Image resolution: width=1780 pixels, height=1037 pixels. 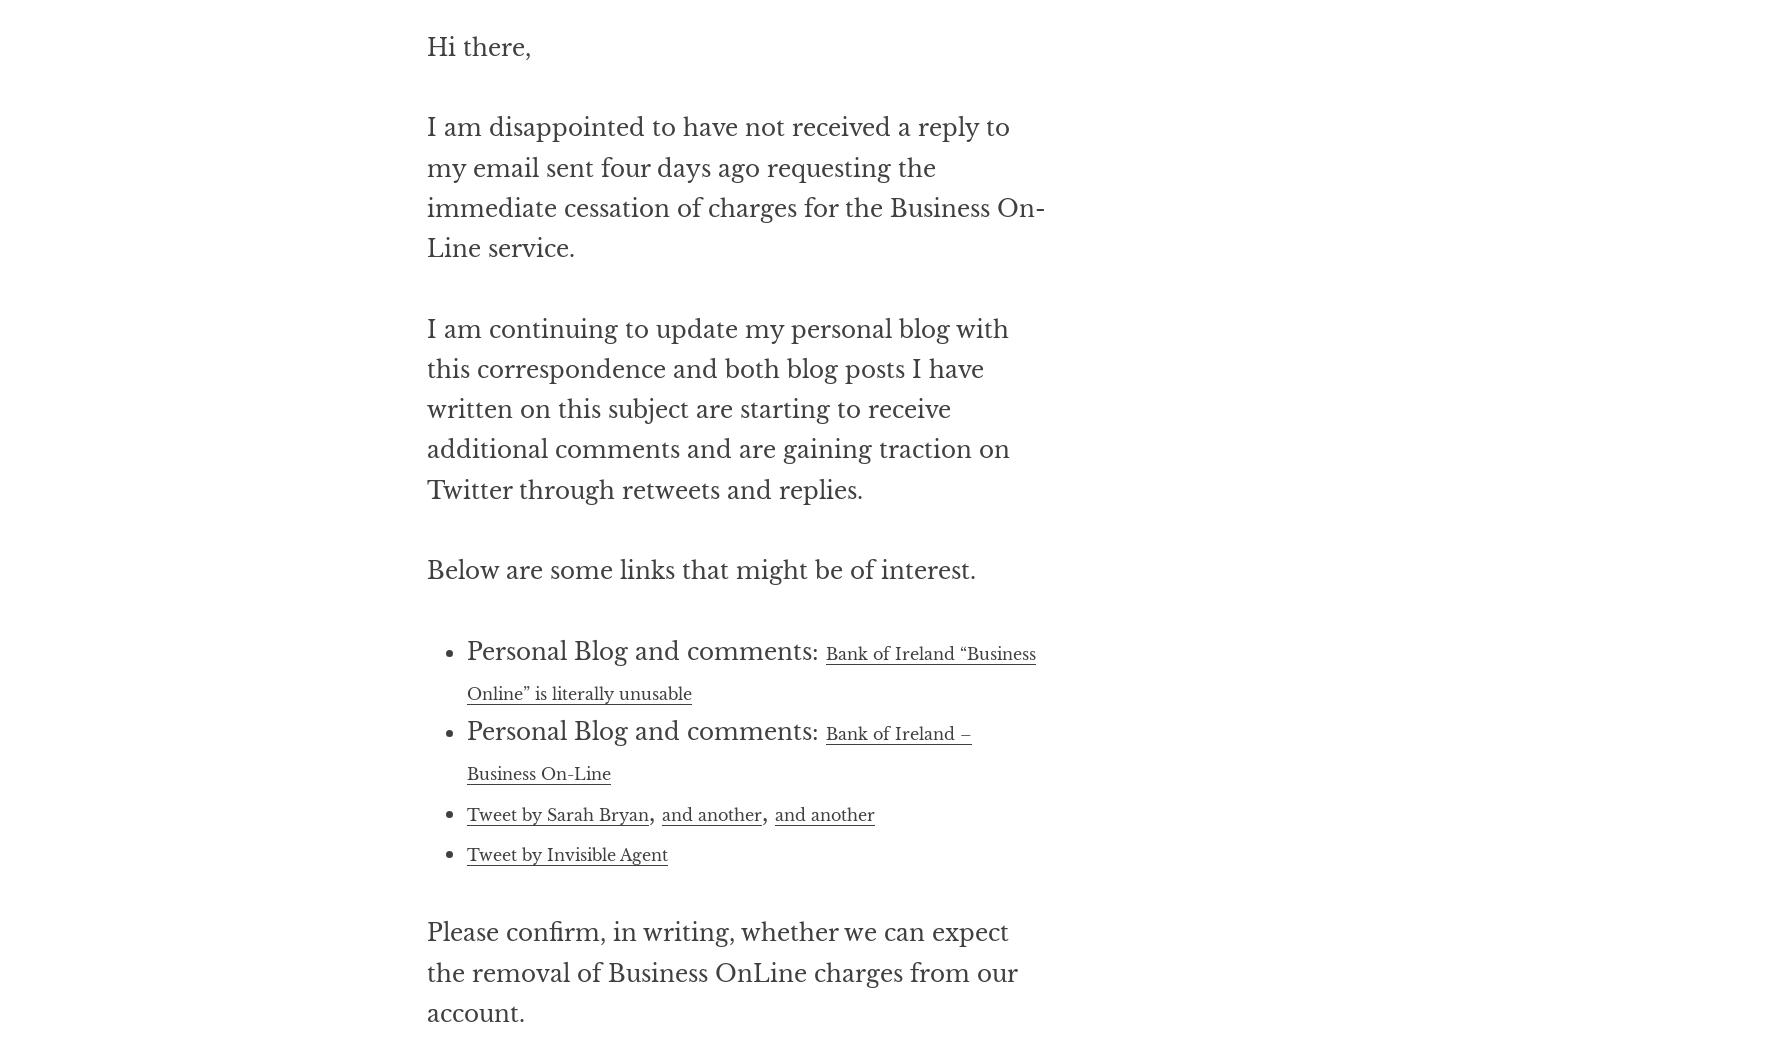 I want to click on 'I am continuing to update my personal blog with this correspondence and both blog posts I have written on this subject are starting to receive additional comments and are gaining traction on Twitter through retweets and replies.', so click(x=716, y=489).